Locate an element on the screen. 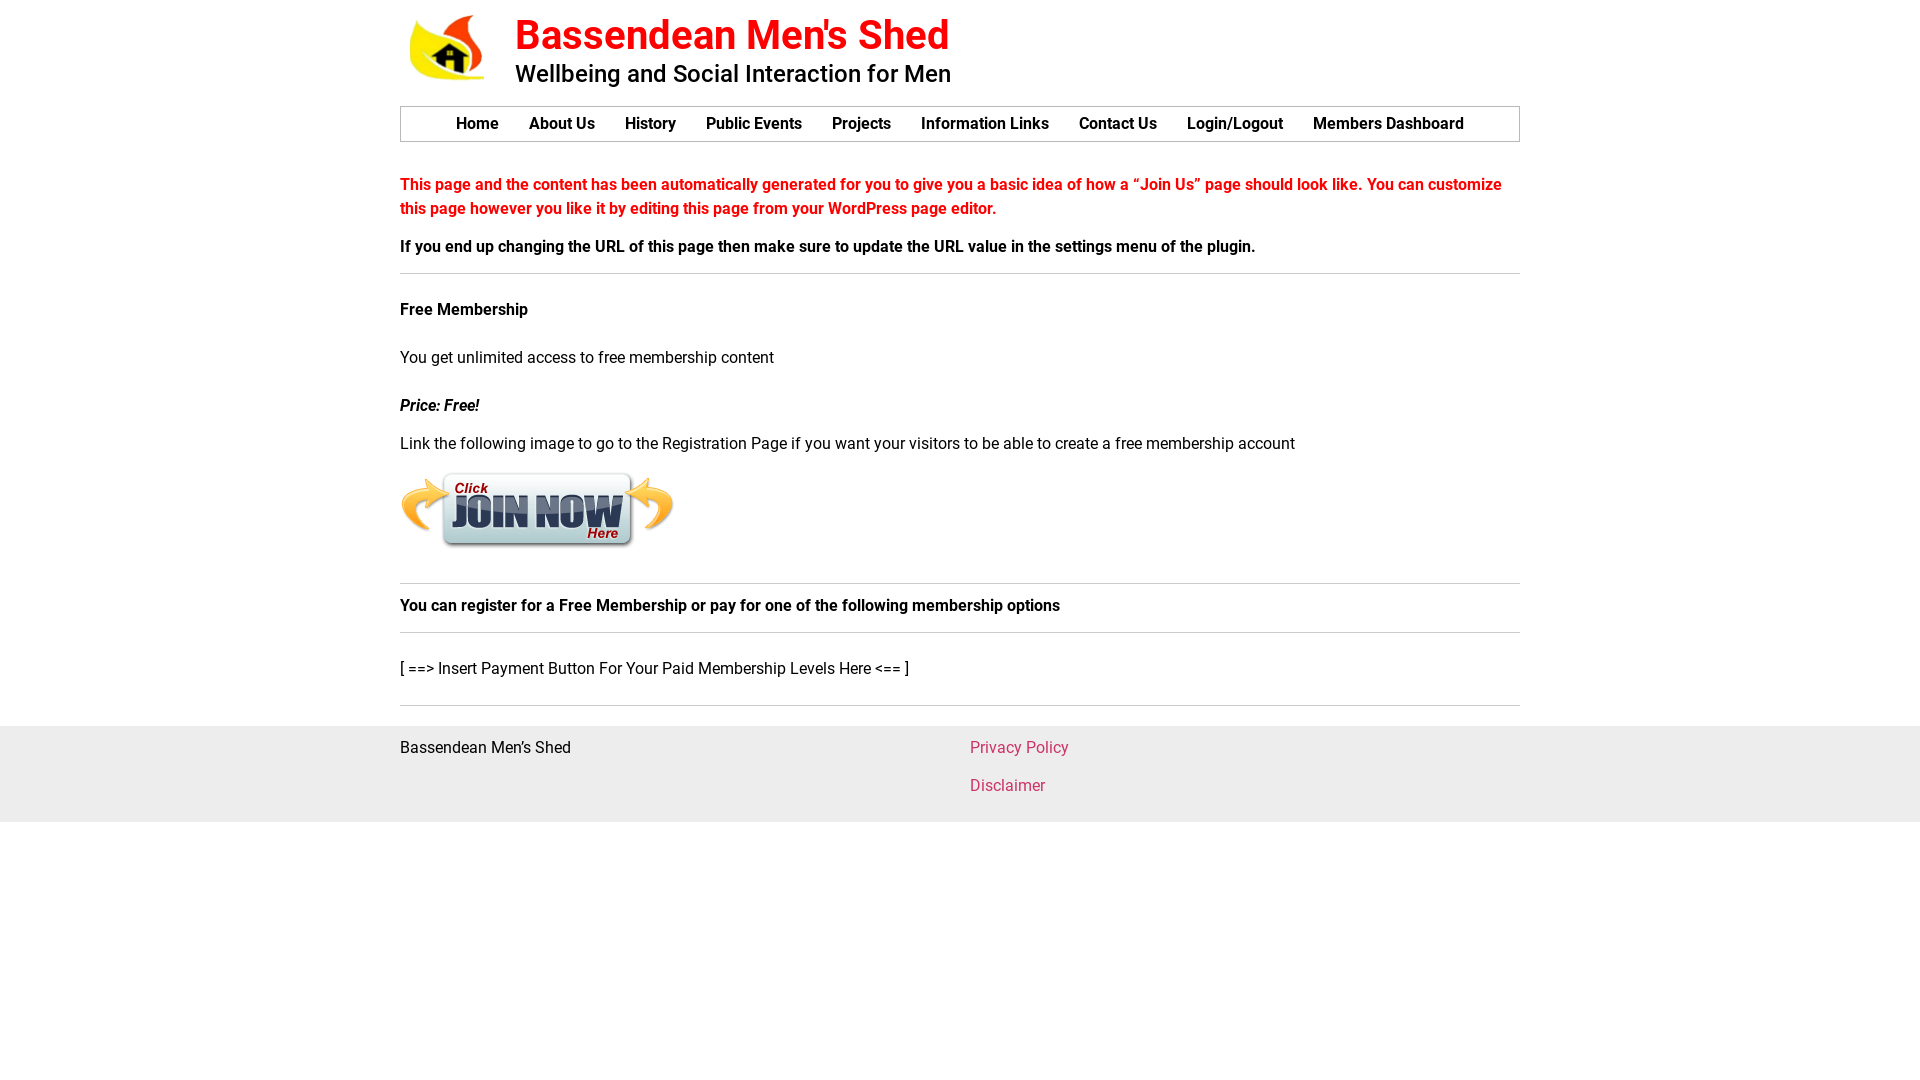 The width and height of the screenshot is (1920, 1080). 'History' is located at coordinates (650, 123).